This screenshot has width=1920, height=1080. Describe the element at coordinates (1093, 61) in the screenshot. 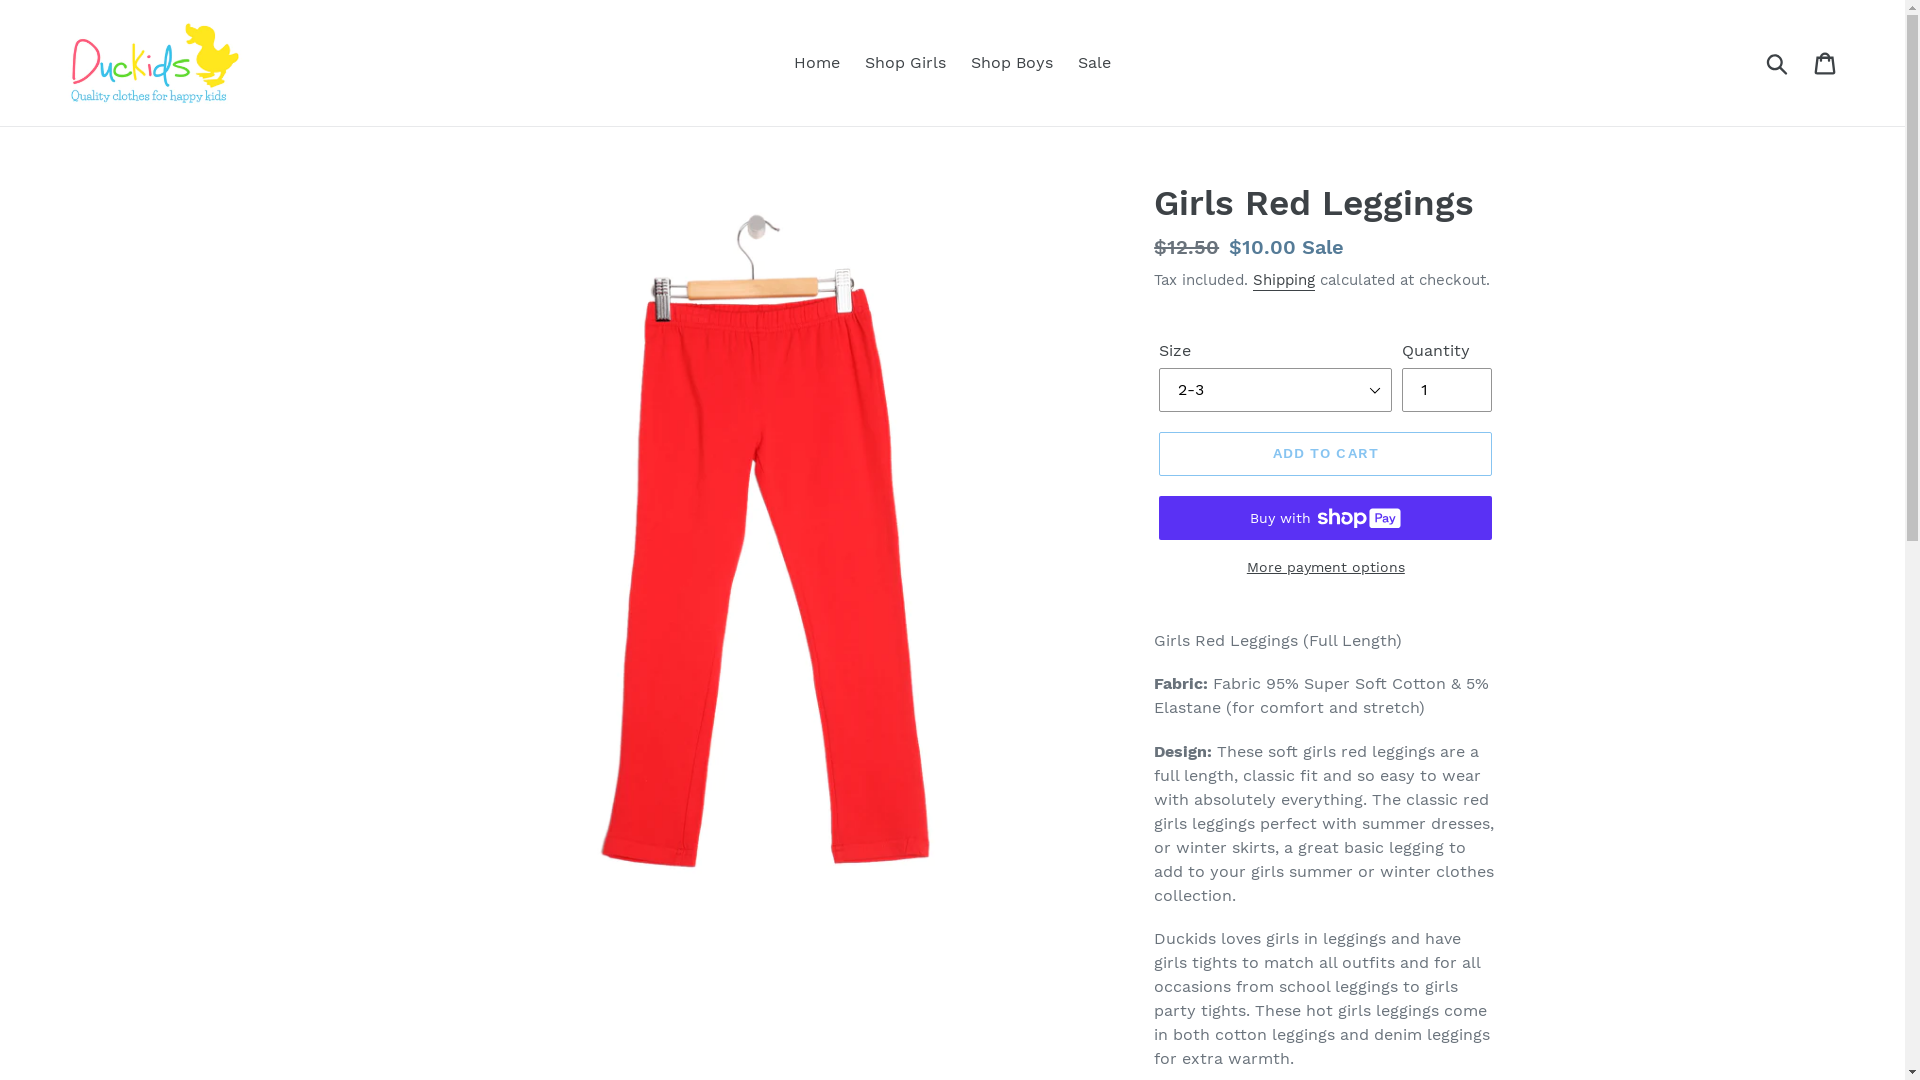

I see `'Sale'` at that location.